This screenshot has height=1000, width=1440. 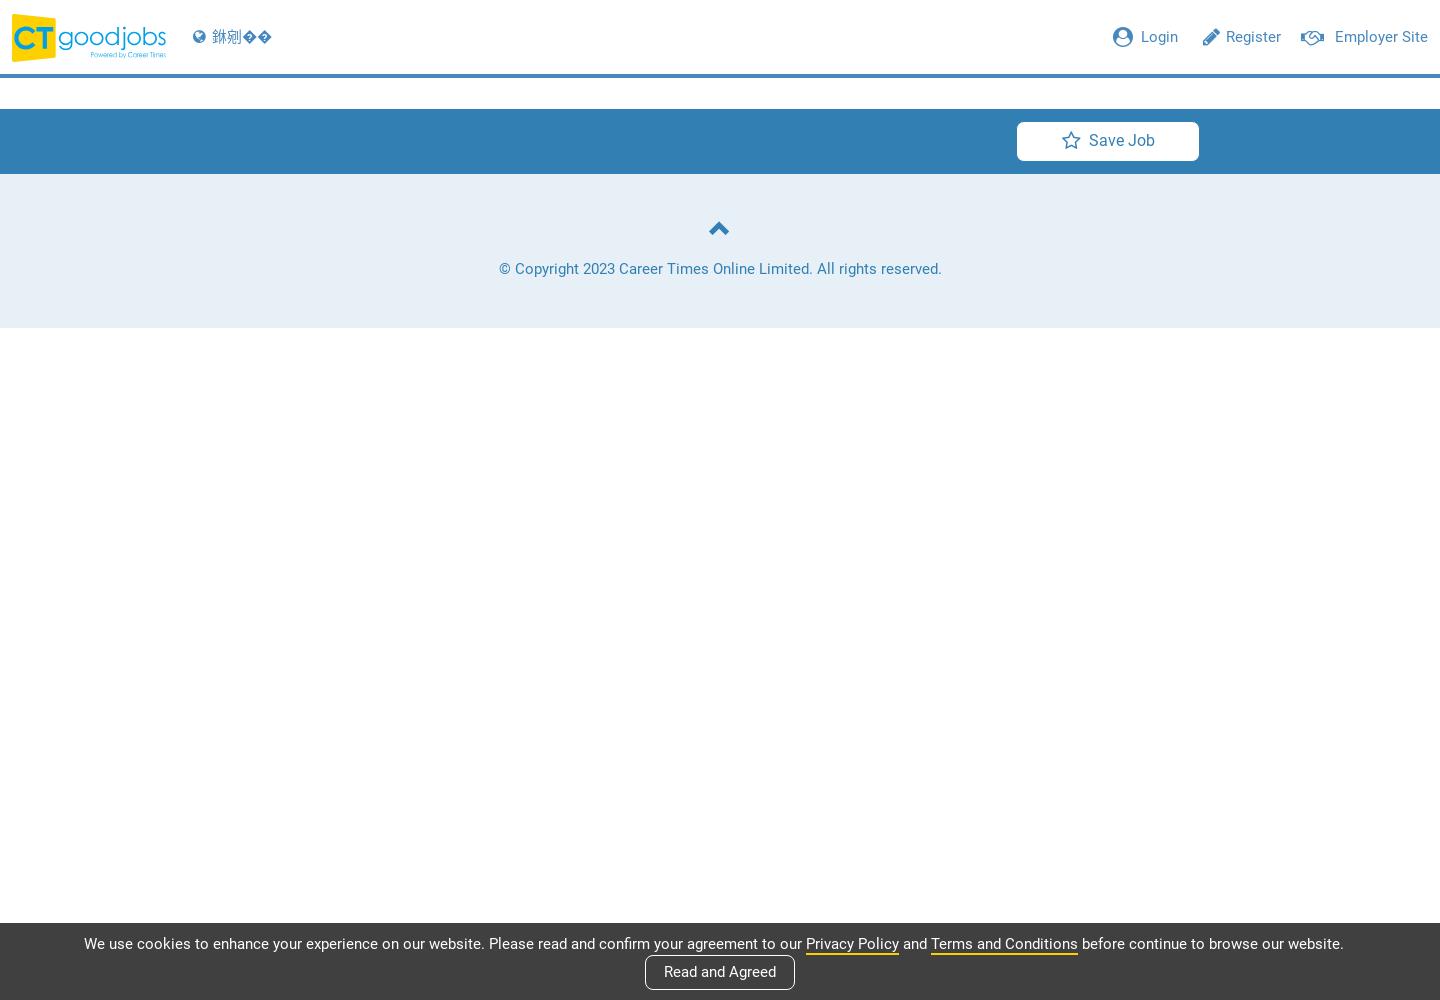 What do you see at coordinates (720, 971) in the screenshot?
I see `'Read and Agreed'` at bounding box center [720, 971].